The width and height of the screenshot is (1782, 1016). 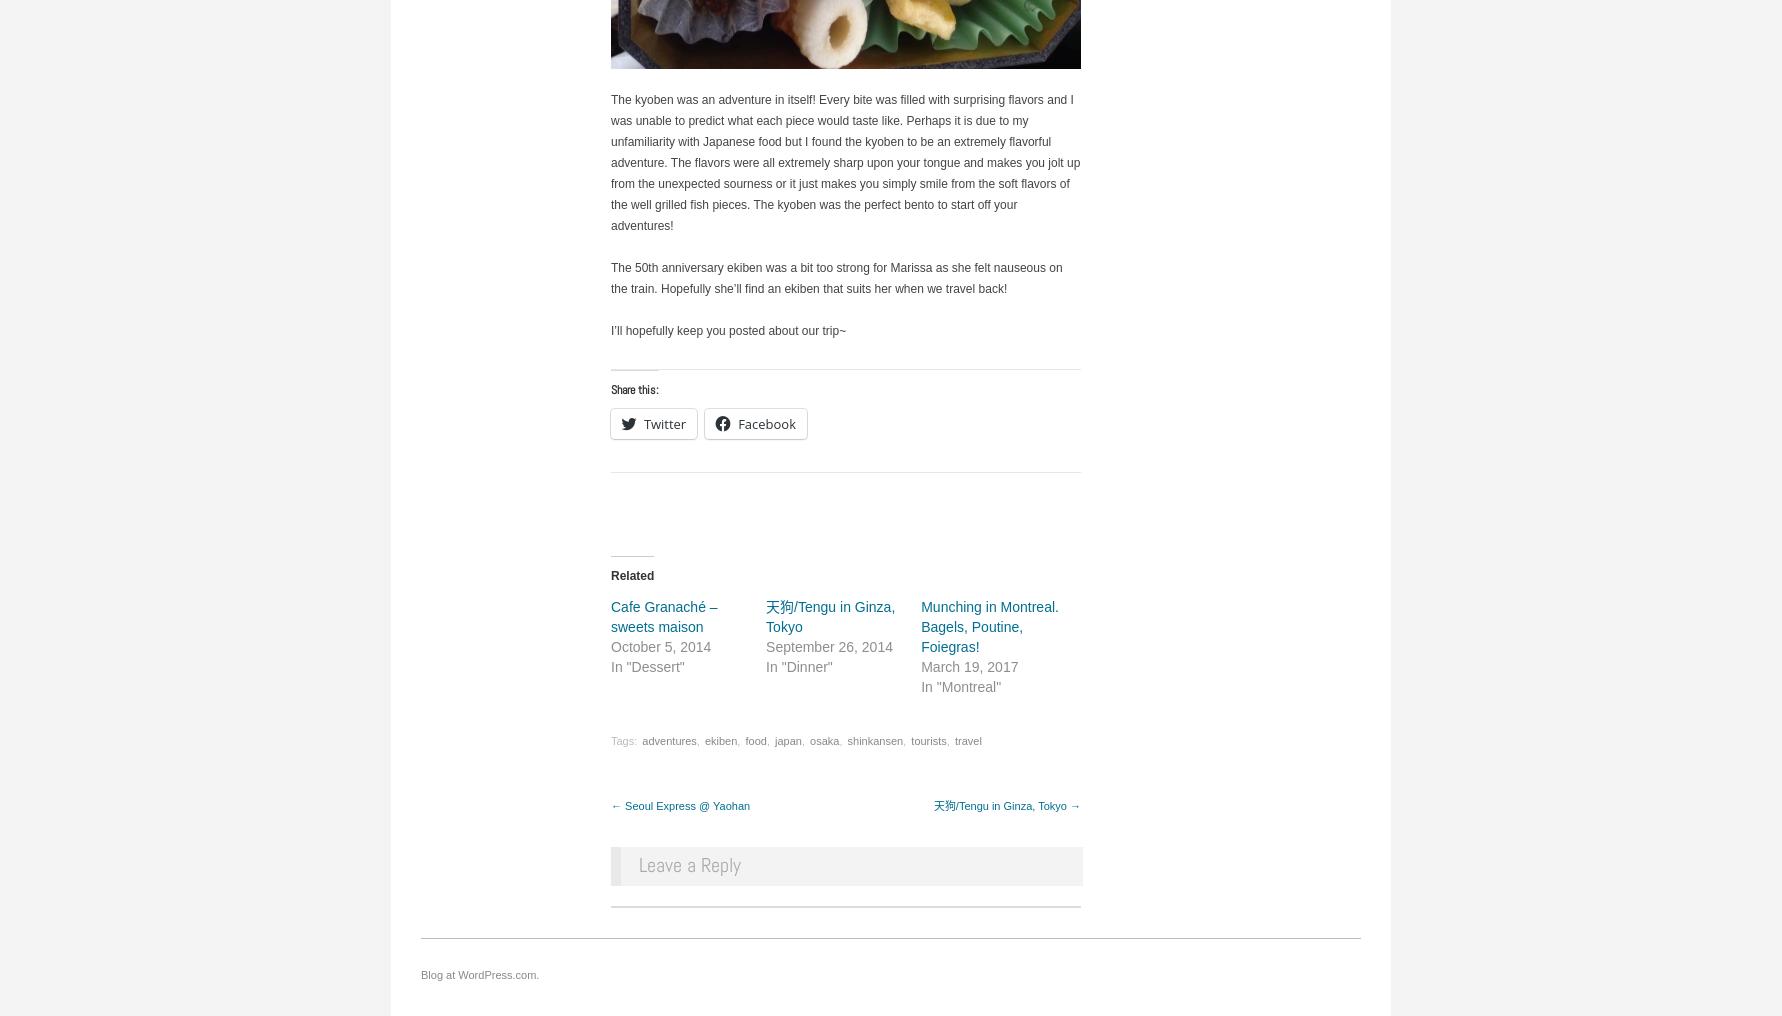 What do you see at coordinates (844, 160) in the screenshot?
I see `'The kyoben was an adventure in itself! Every bite was filled with surprising flavors and I was unable to predict what each piece would taste like. Perhaps it is due to my unfamiliarity with Japanese food but I found the kyoben to be an extremely flavorful adventure. The flavors were all extremely sharp upon your tongue and makes you jolt up from the unexpected sourness or it just makes you simply smile from the soft flavors of the well grilled fish pieces. The kyoben was the perfect bento to start off your adventures!'` at bounding box center [844, 160].